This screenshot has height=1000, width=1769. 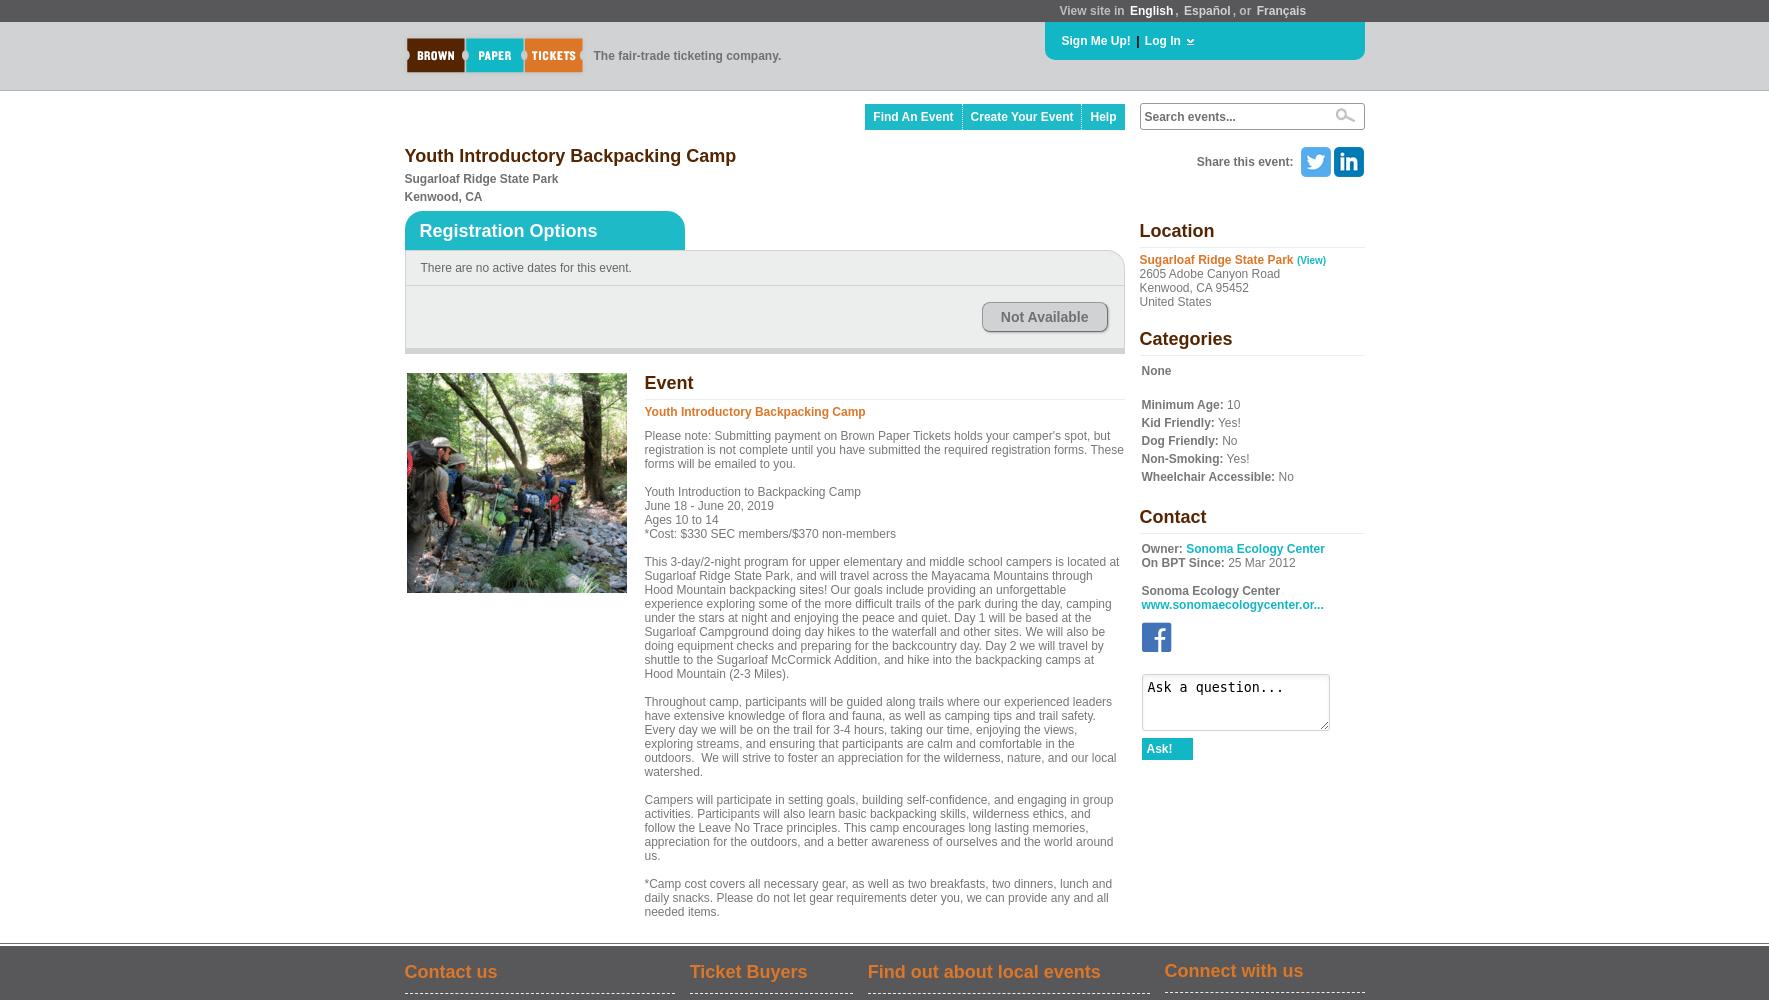 What do you see at coordinates (1144, 748) in the screenshot?
I see `'Ask!'` at bounding box center [1144, 748].